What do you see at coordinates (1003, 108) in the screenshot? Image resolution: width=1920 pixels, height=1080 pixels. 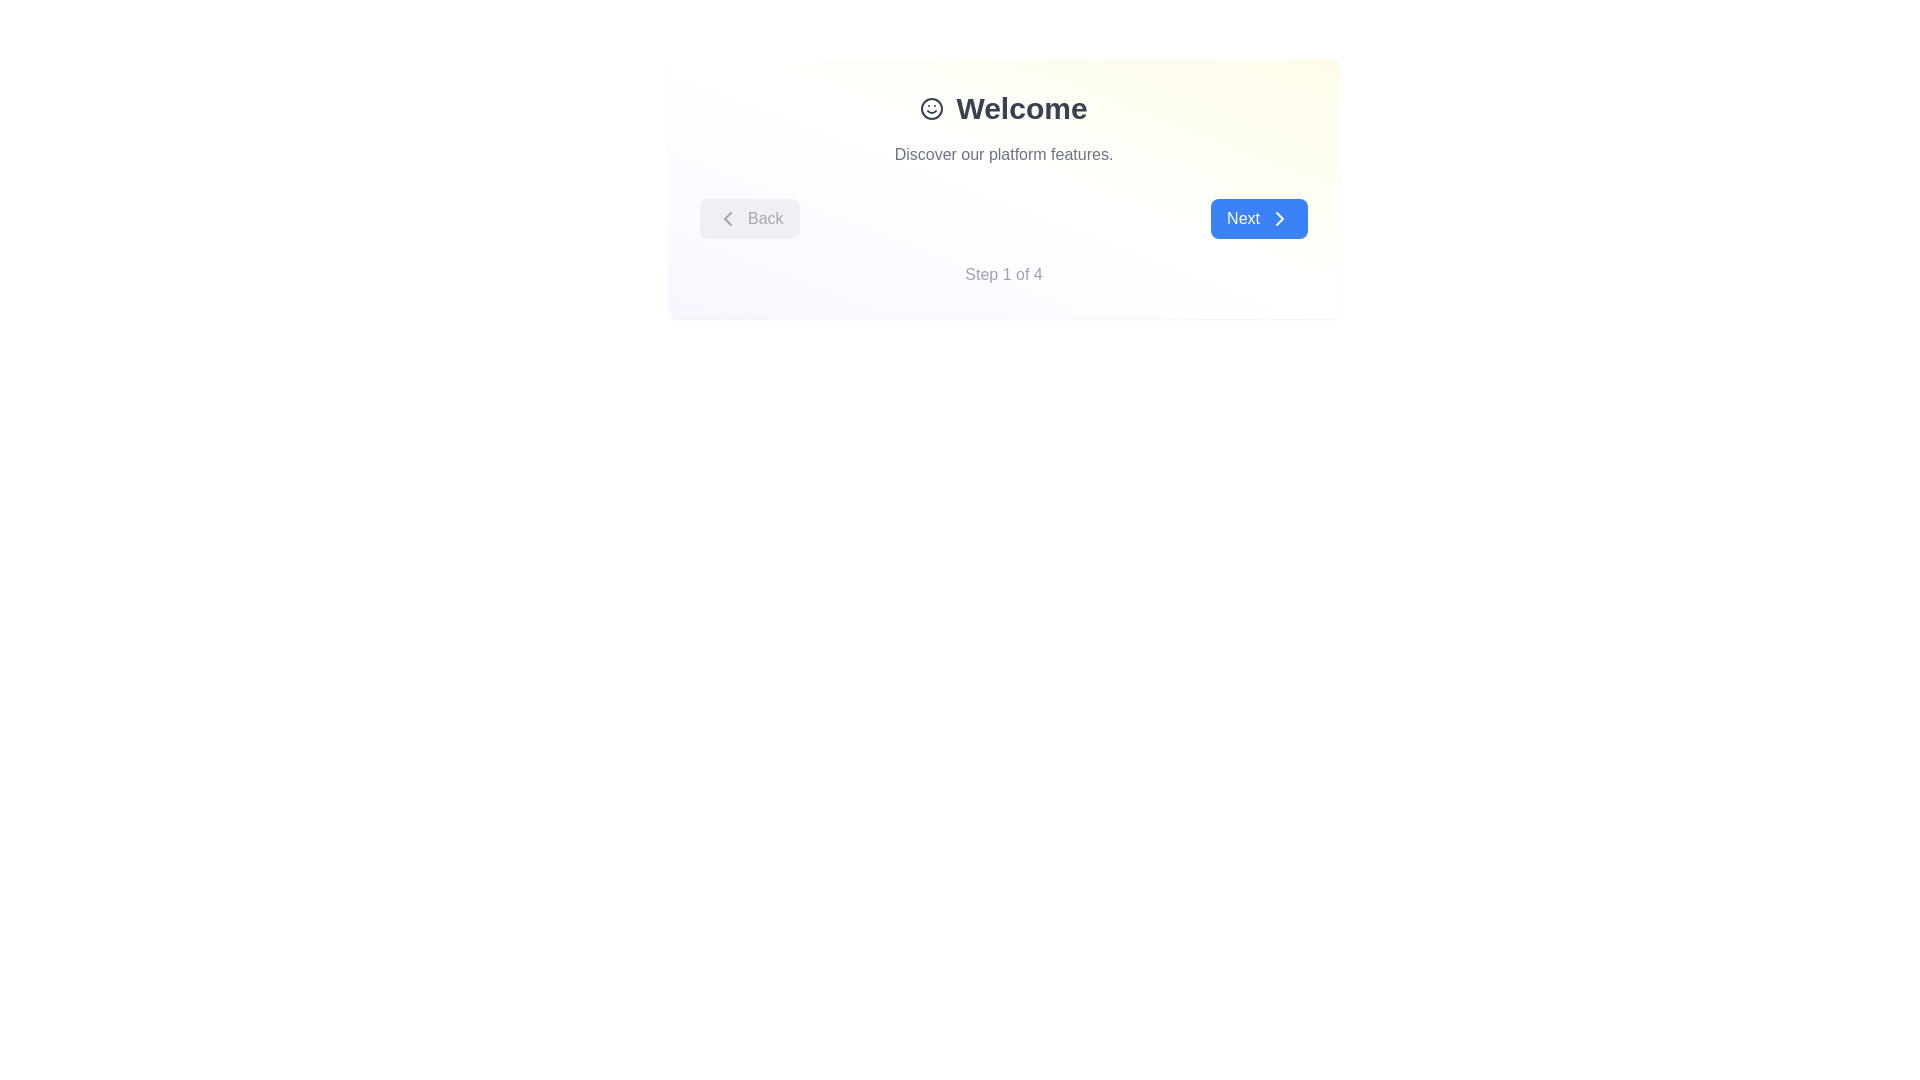 I see `the Header Text with Icon which serves as a welcoming header for the section or page to emphasize it` at bounding box center [1003, 108].